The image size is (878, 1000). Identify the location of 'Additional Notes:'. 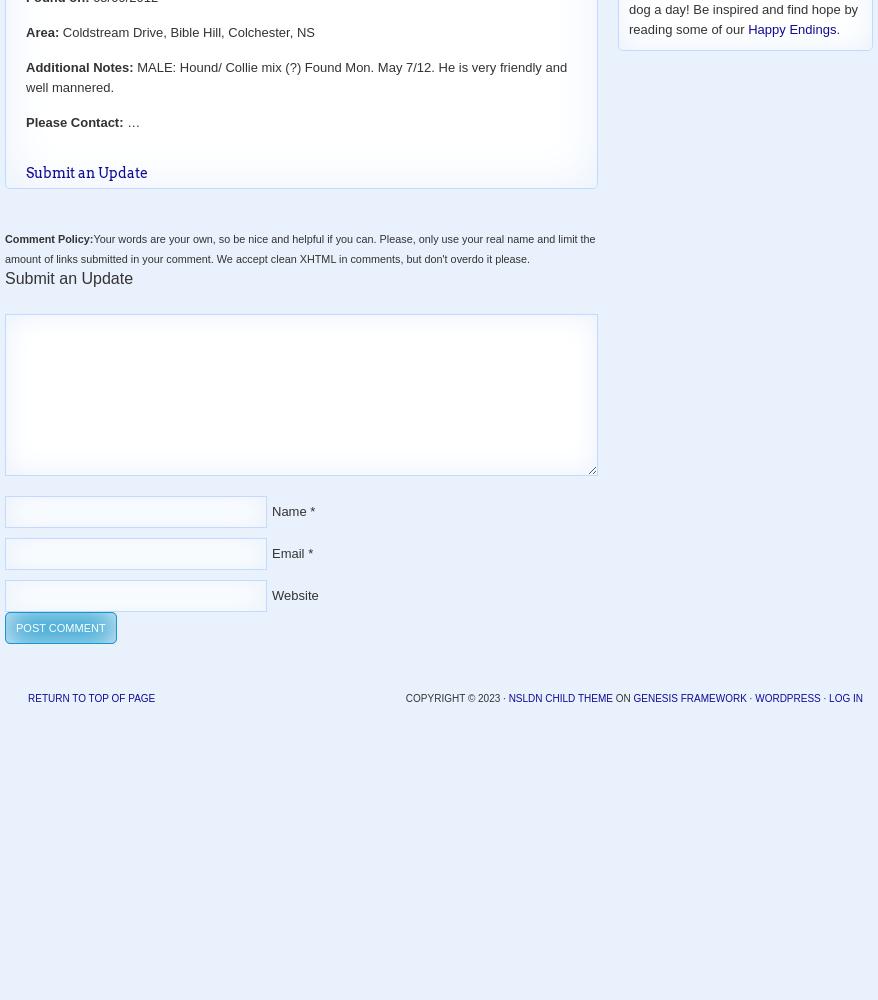
(79, 65).